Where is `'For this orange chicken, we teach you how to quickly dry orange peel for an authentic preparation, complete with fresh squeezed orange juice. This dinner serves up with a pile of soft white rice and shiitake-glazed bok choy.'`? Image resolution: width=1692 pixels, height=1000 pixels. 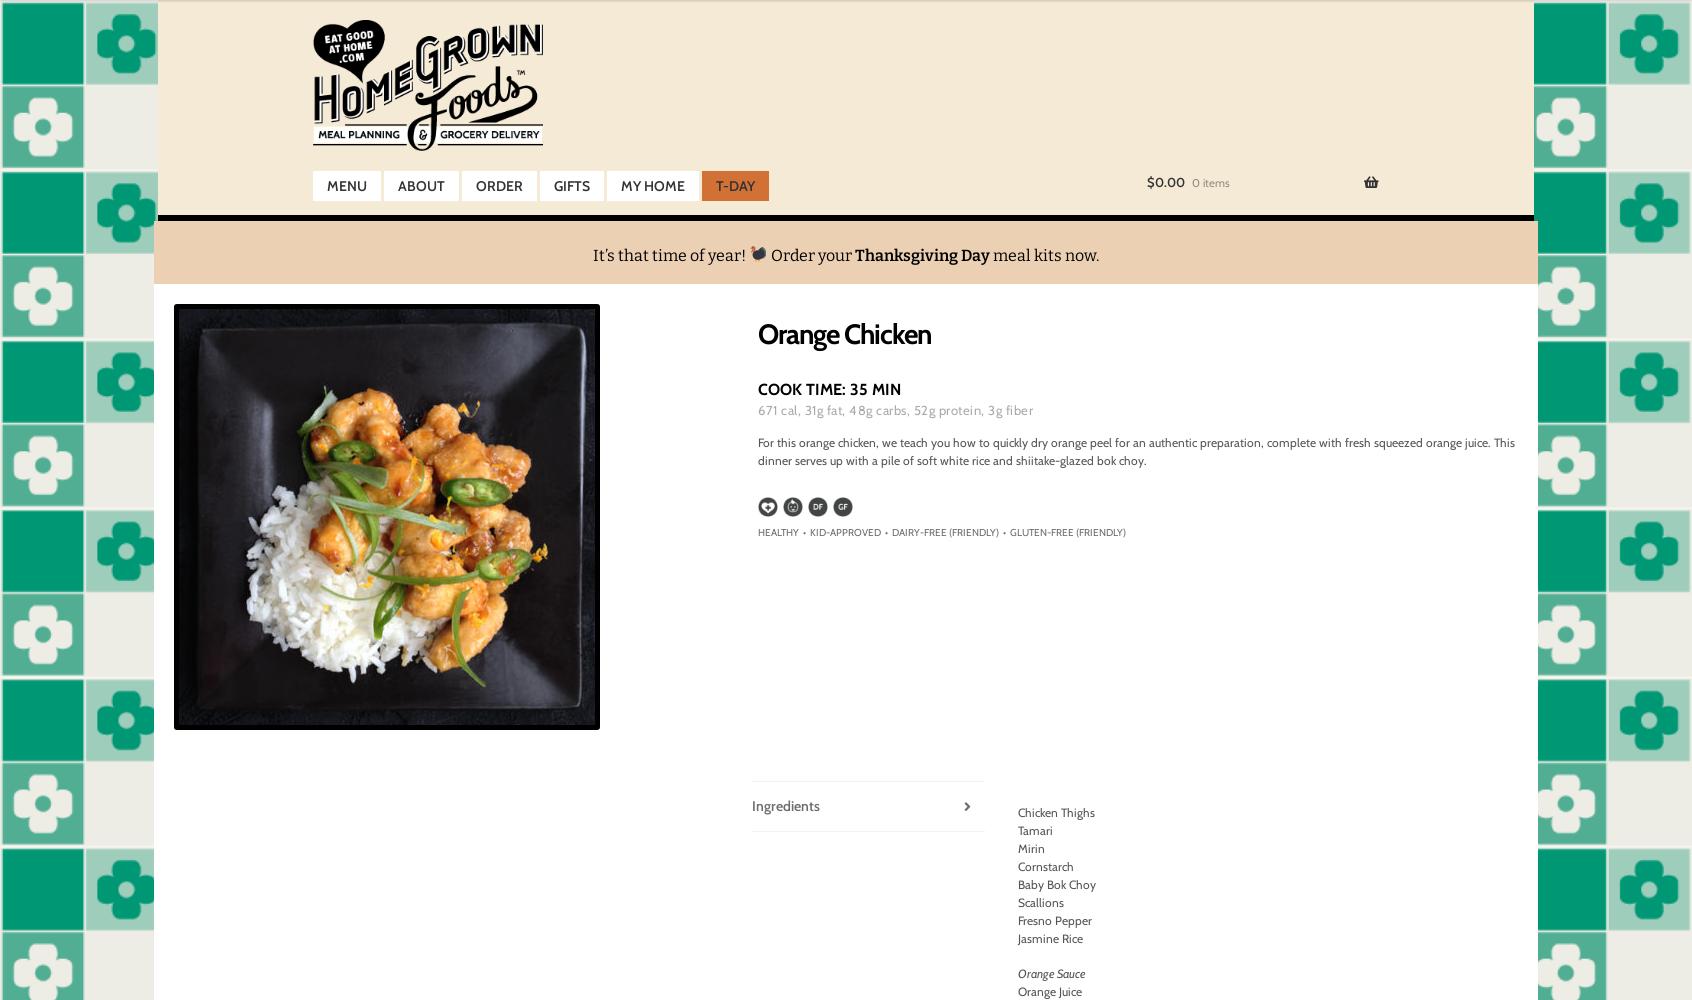
'For this orange chicken, we teach you how to quickly dry orange peel for an authentic preparation, complete with fresh squeezed orange juice. This dinner serves up with a pile of soft white rice and shiitake-glazed bok choy.' is located at coordinates (1135, 450).